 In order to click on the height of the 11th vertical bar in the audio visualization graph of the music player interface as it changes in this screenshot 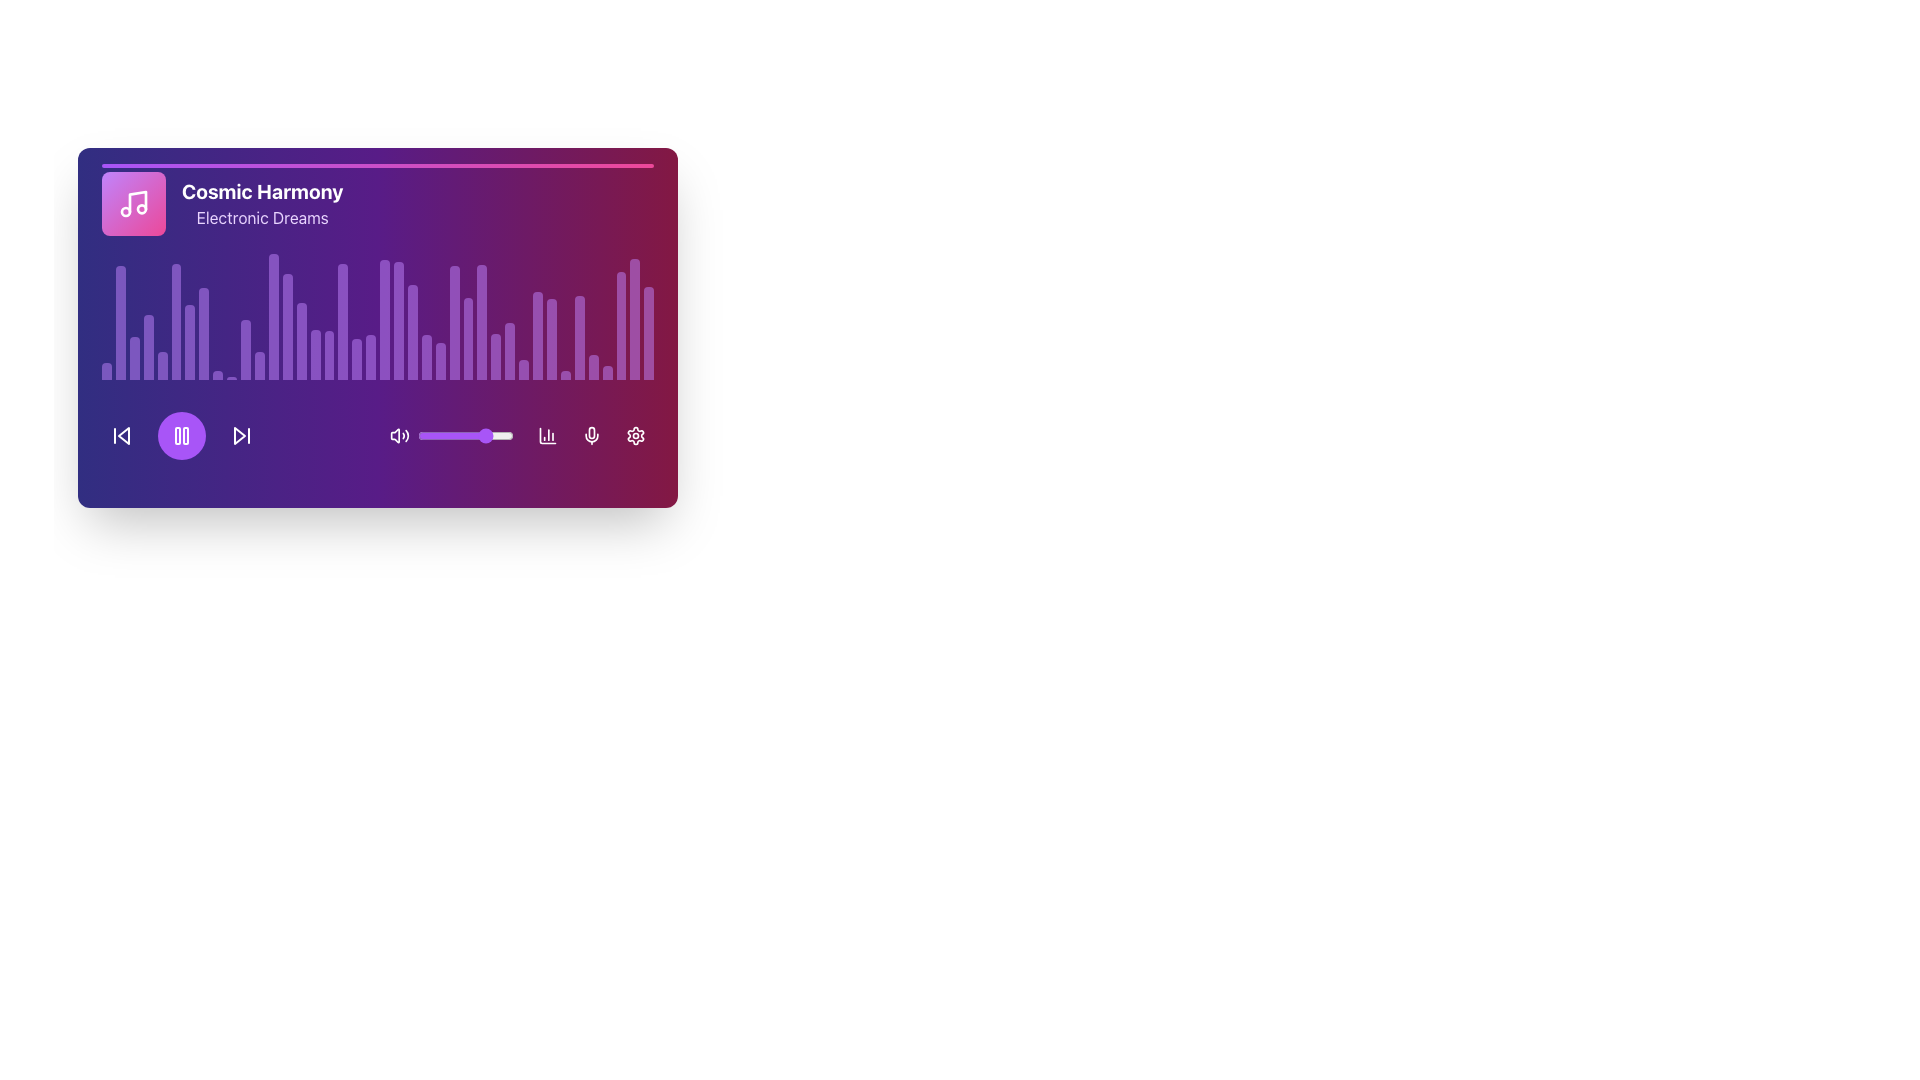, I will do `click(244, 348)`.